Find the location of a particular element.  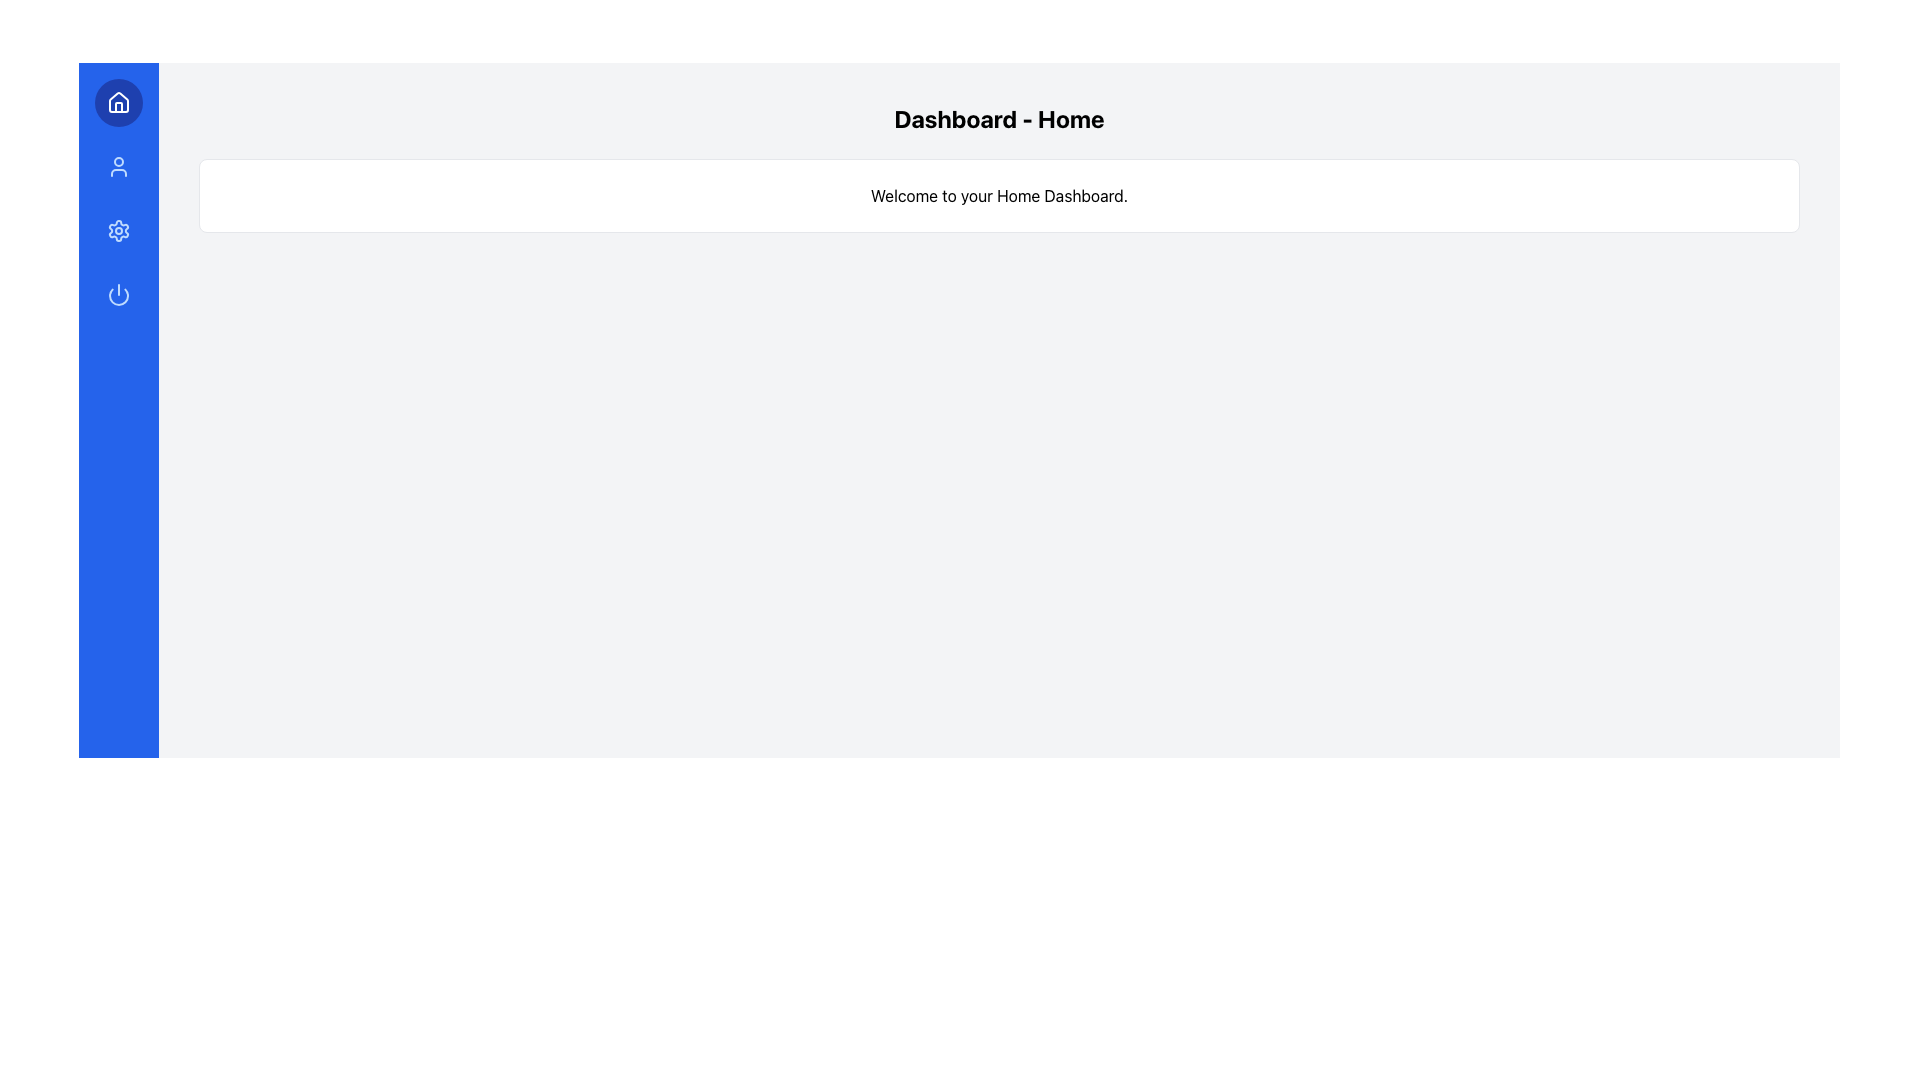

the circular button with a gear symbol, which is the fourth icon in the vertical navigation bar is located at coordinates (118, 230).